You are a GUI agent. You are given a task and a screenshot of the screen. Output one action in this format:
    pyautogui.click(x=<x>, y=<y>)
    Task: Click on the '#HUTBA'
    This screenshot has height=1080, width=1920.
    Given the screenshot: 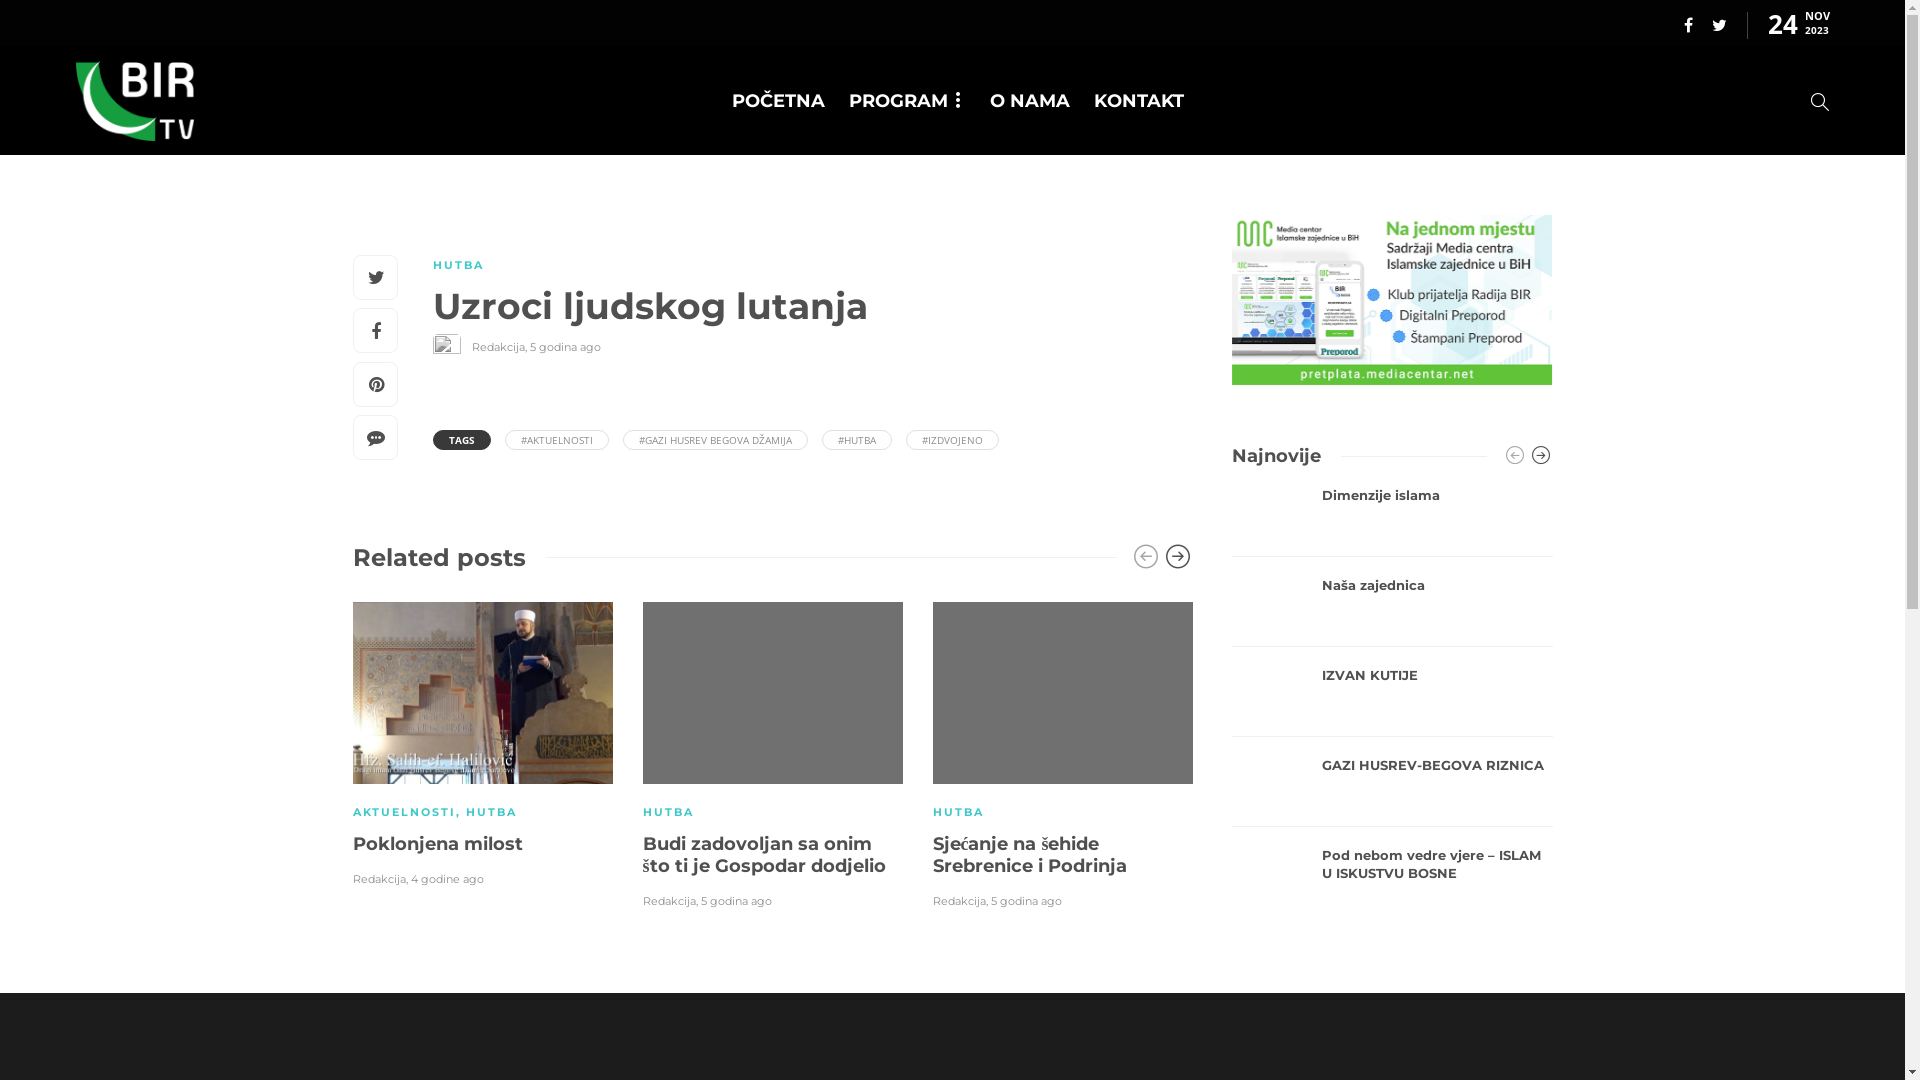 What is the action you would take?
    pyautogui.click(x=821, y=438)
    